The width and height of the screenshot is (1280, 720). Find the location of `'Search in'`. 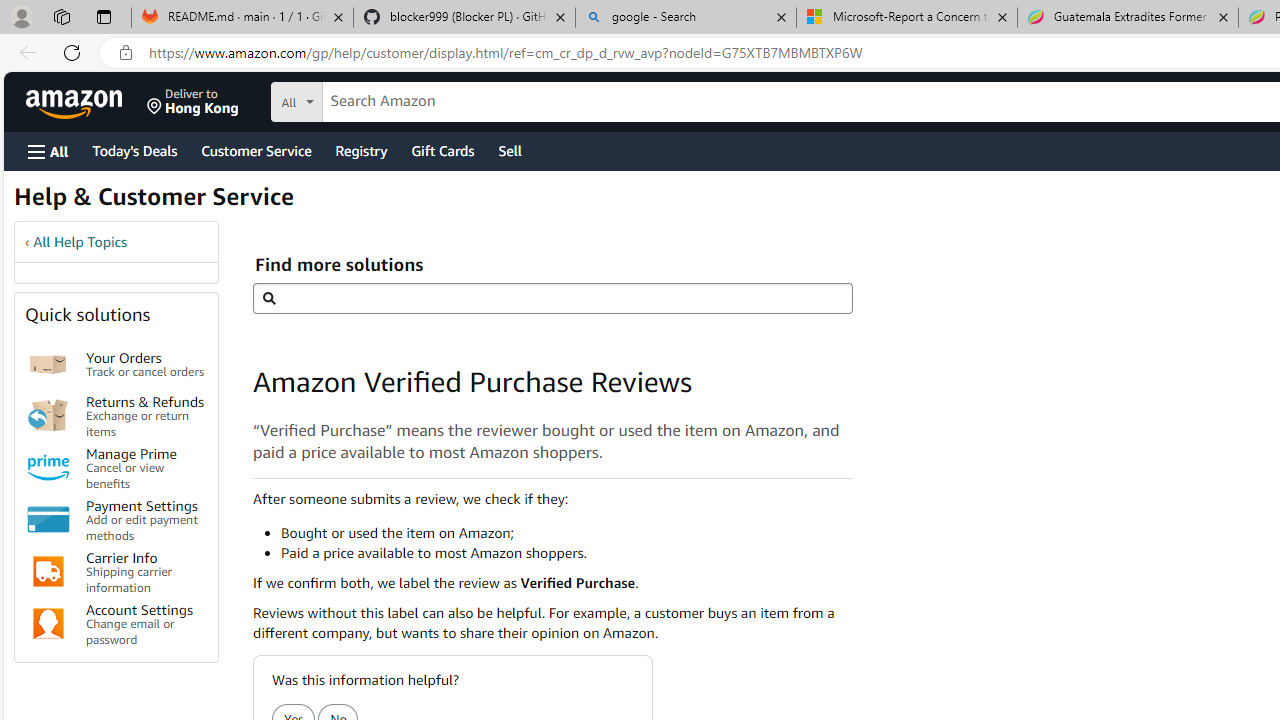

'Search in' is located at coordinates (371, 99).